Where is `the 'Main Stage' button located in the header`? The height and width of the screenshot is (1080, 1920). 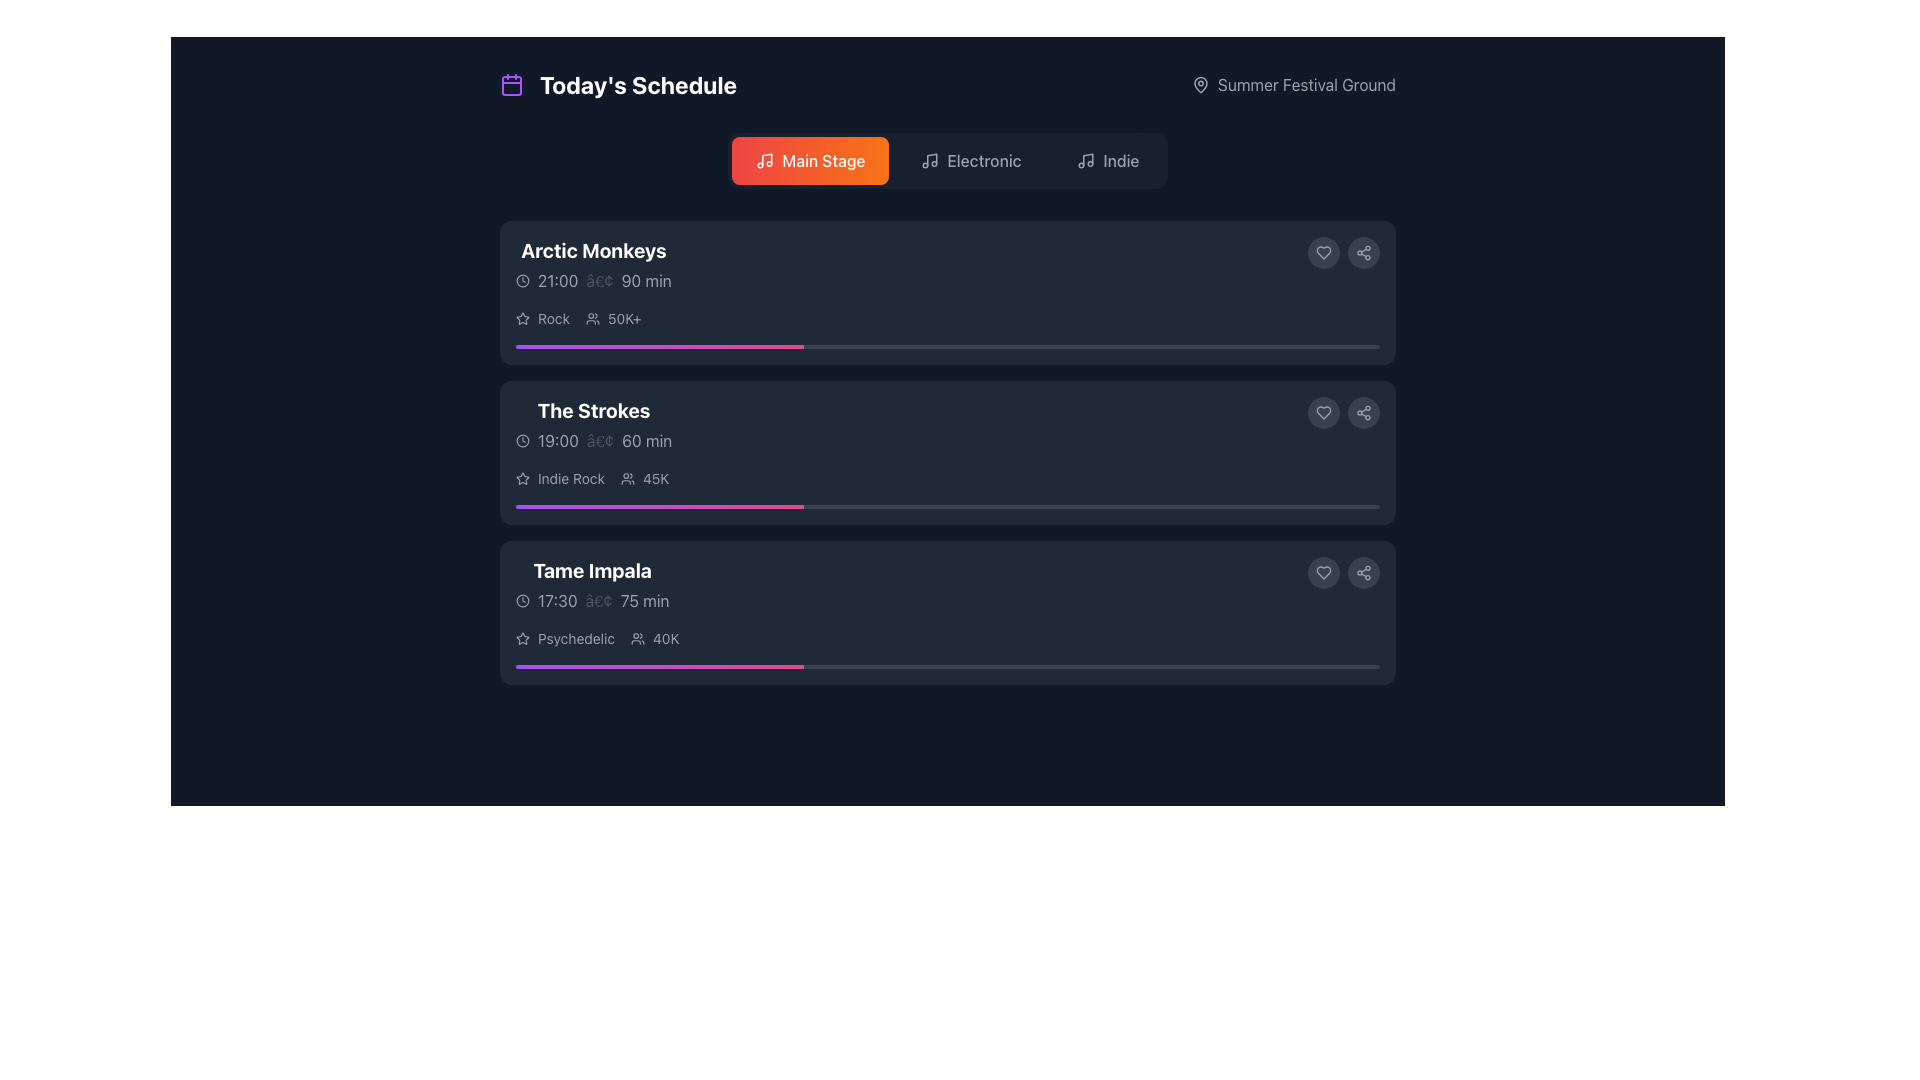
the 'Main Stage' button located in the header is located at coordinates (811, 160).